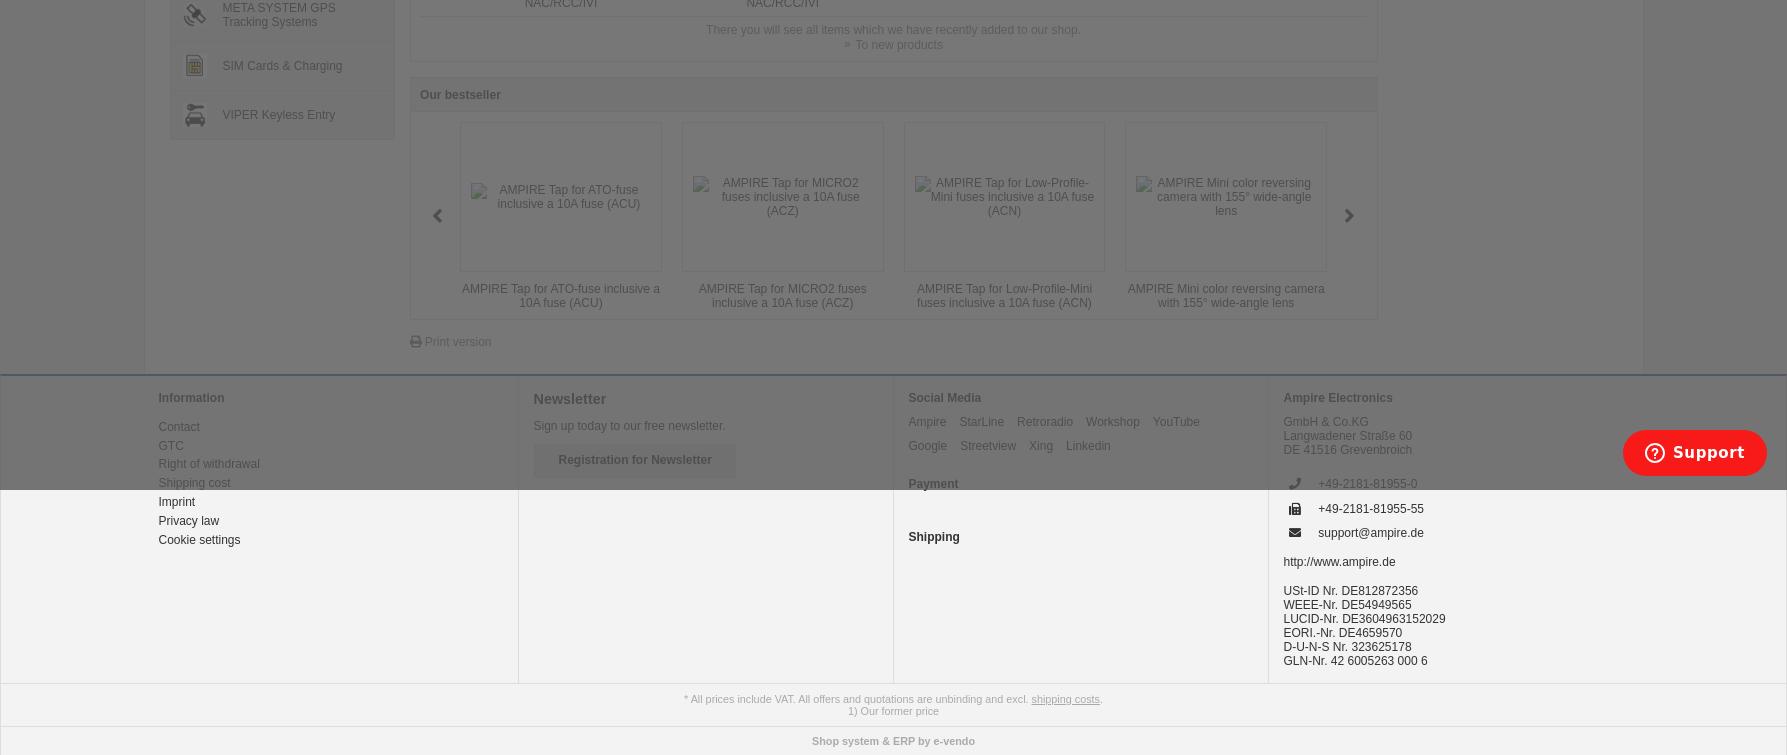 Image resolution: width=1787 pixels, height=755 pixels. What do you see at coordinates (220, 114) in the screenshot?
I see `'VIPER Keyless Entry'` at bounding box center [220, 114].